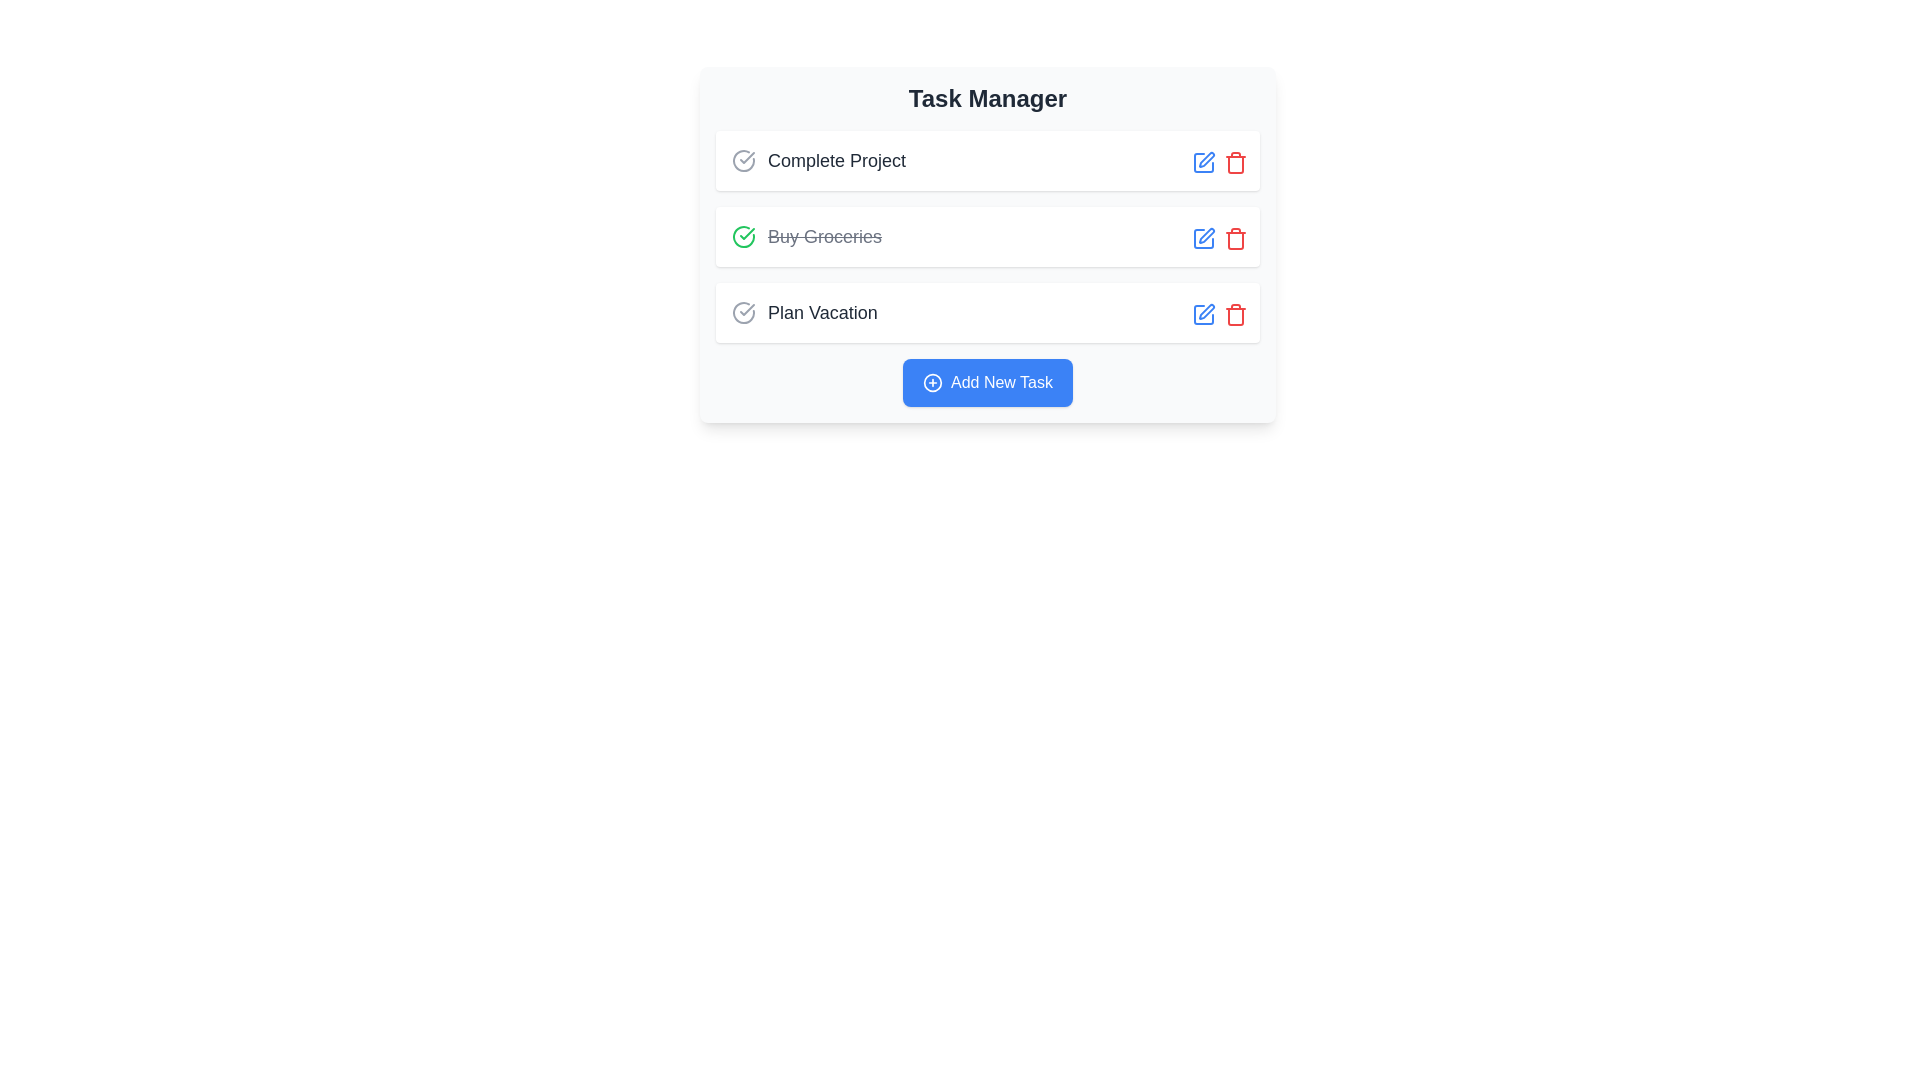  Describe the element at coordinates (743, 312) in the screenshot. I see `the circular gray icon with a checkmark located to the left of the text 'Plan Vacation' for additional details` at that location.